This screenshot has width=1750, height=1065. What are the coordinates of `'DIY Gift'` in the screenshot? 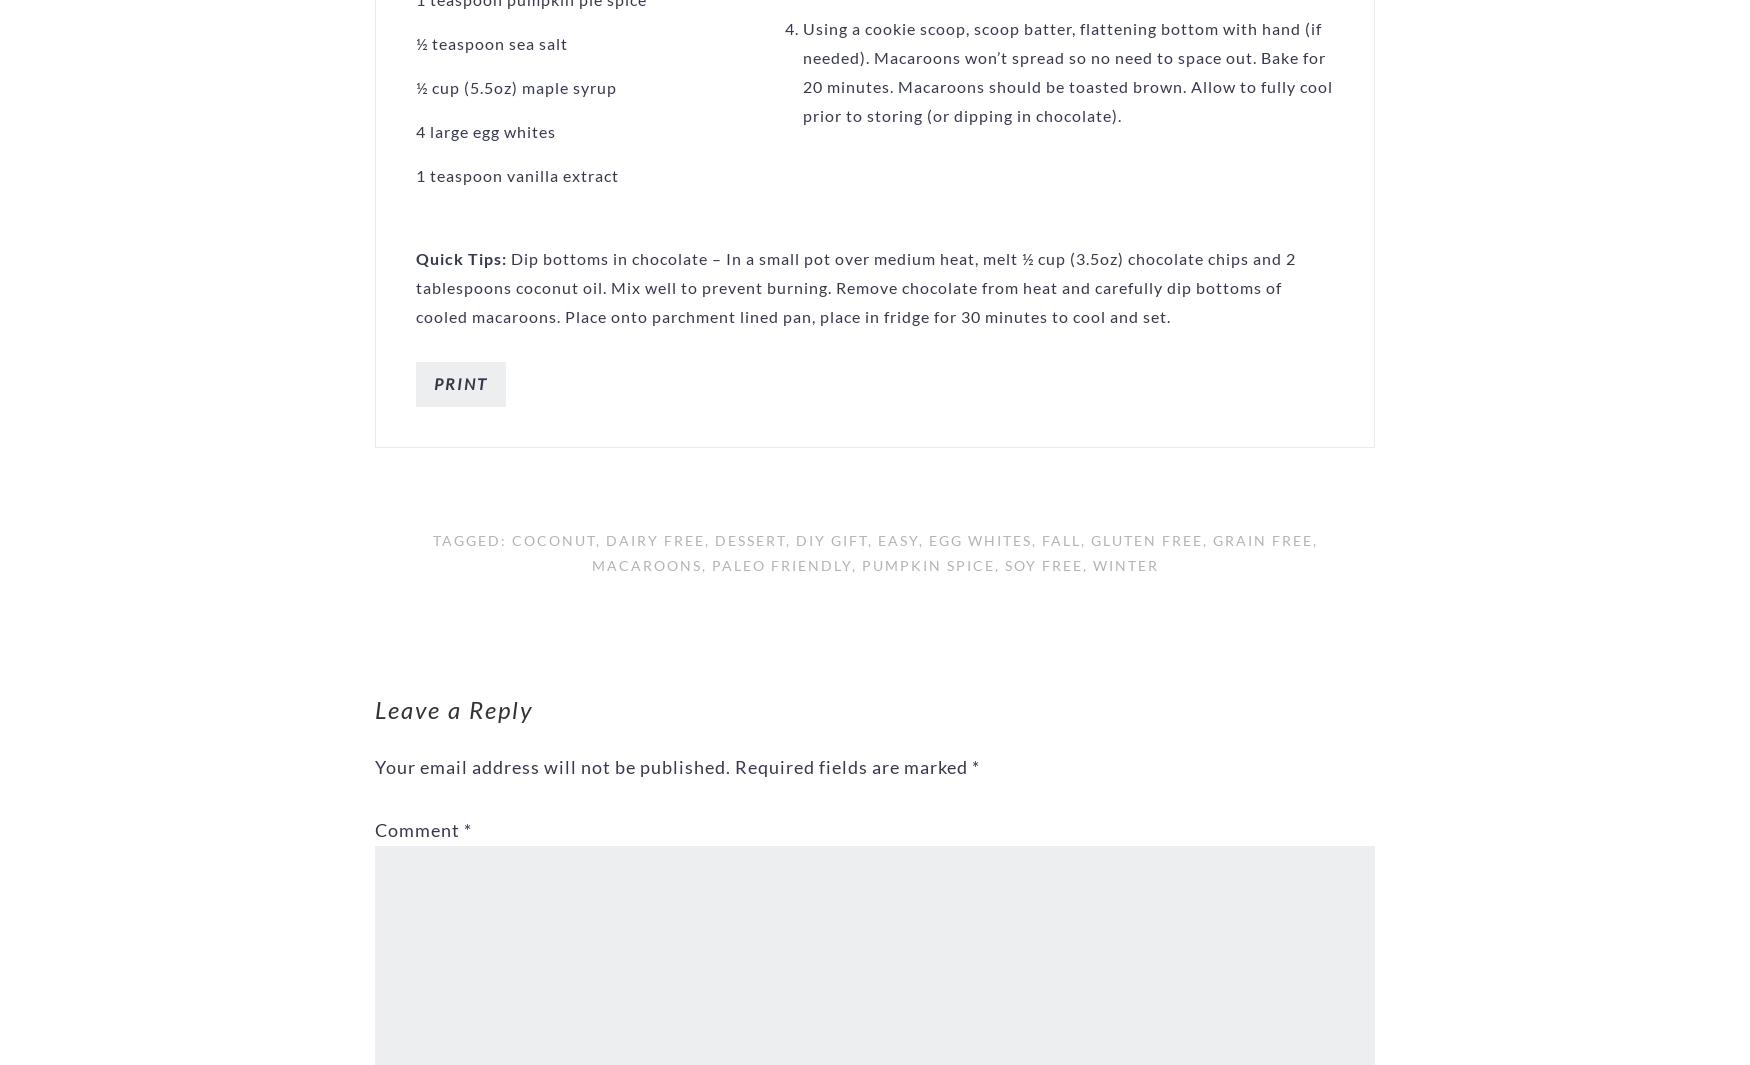 It's located at (831, 539).